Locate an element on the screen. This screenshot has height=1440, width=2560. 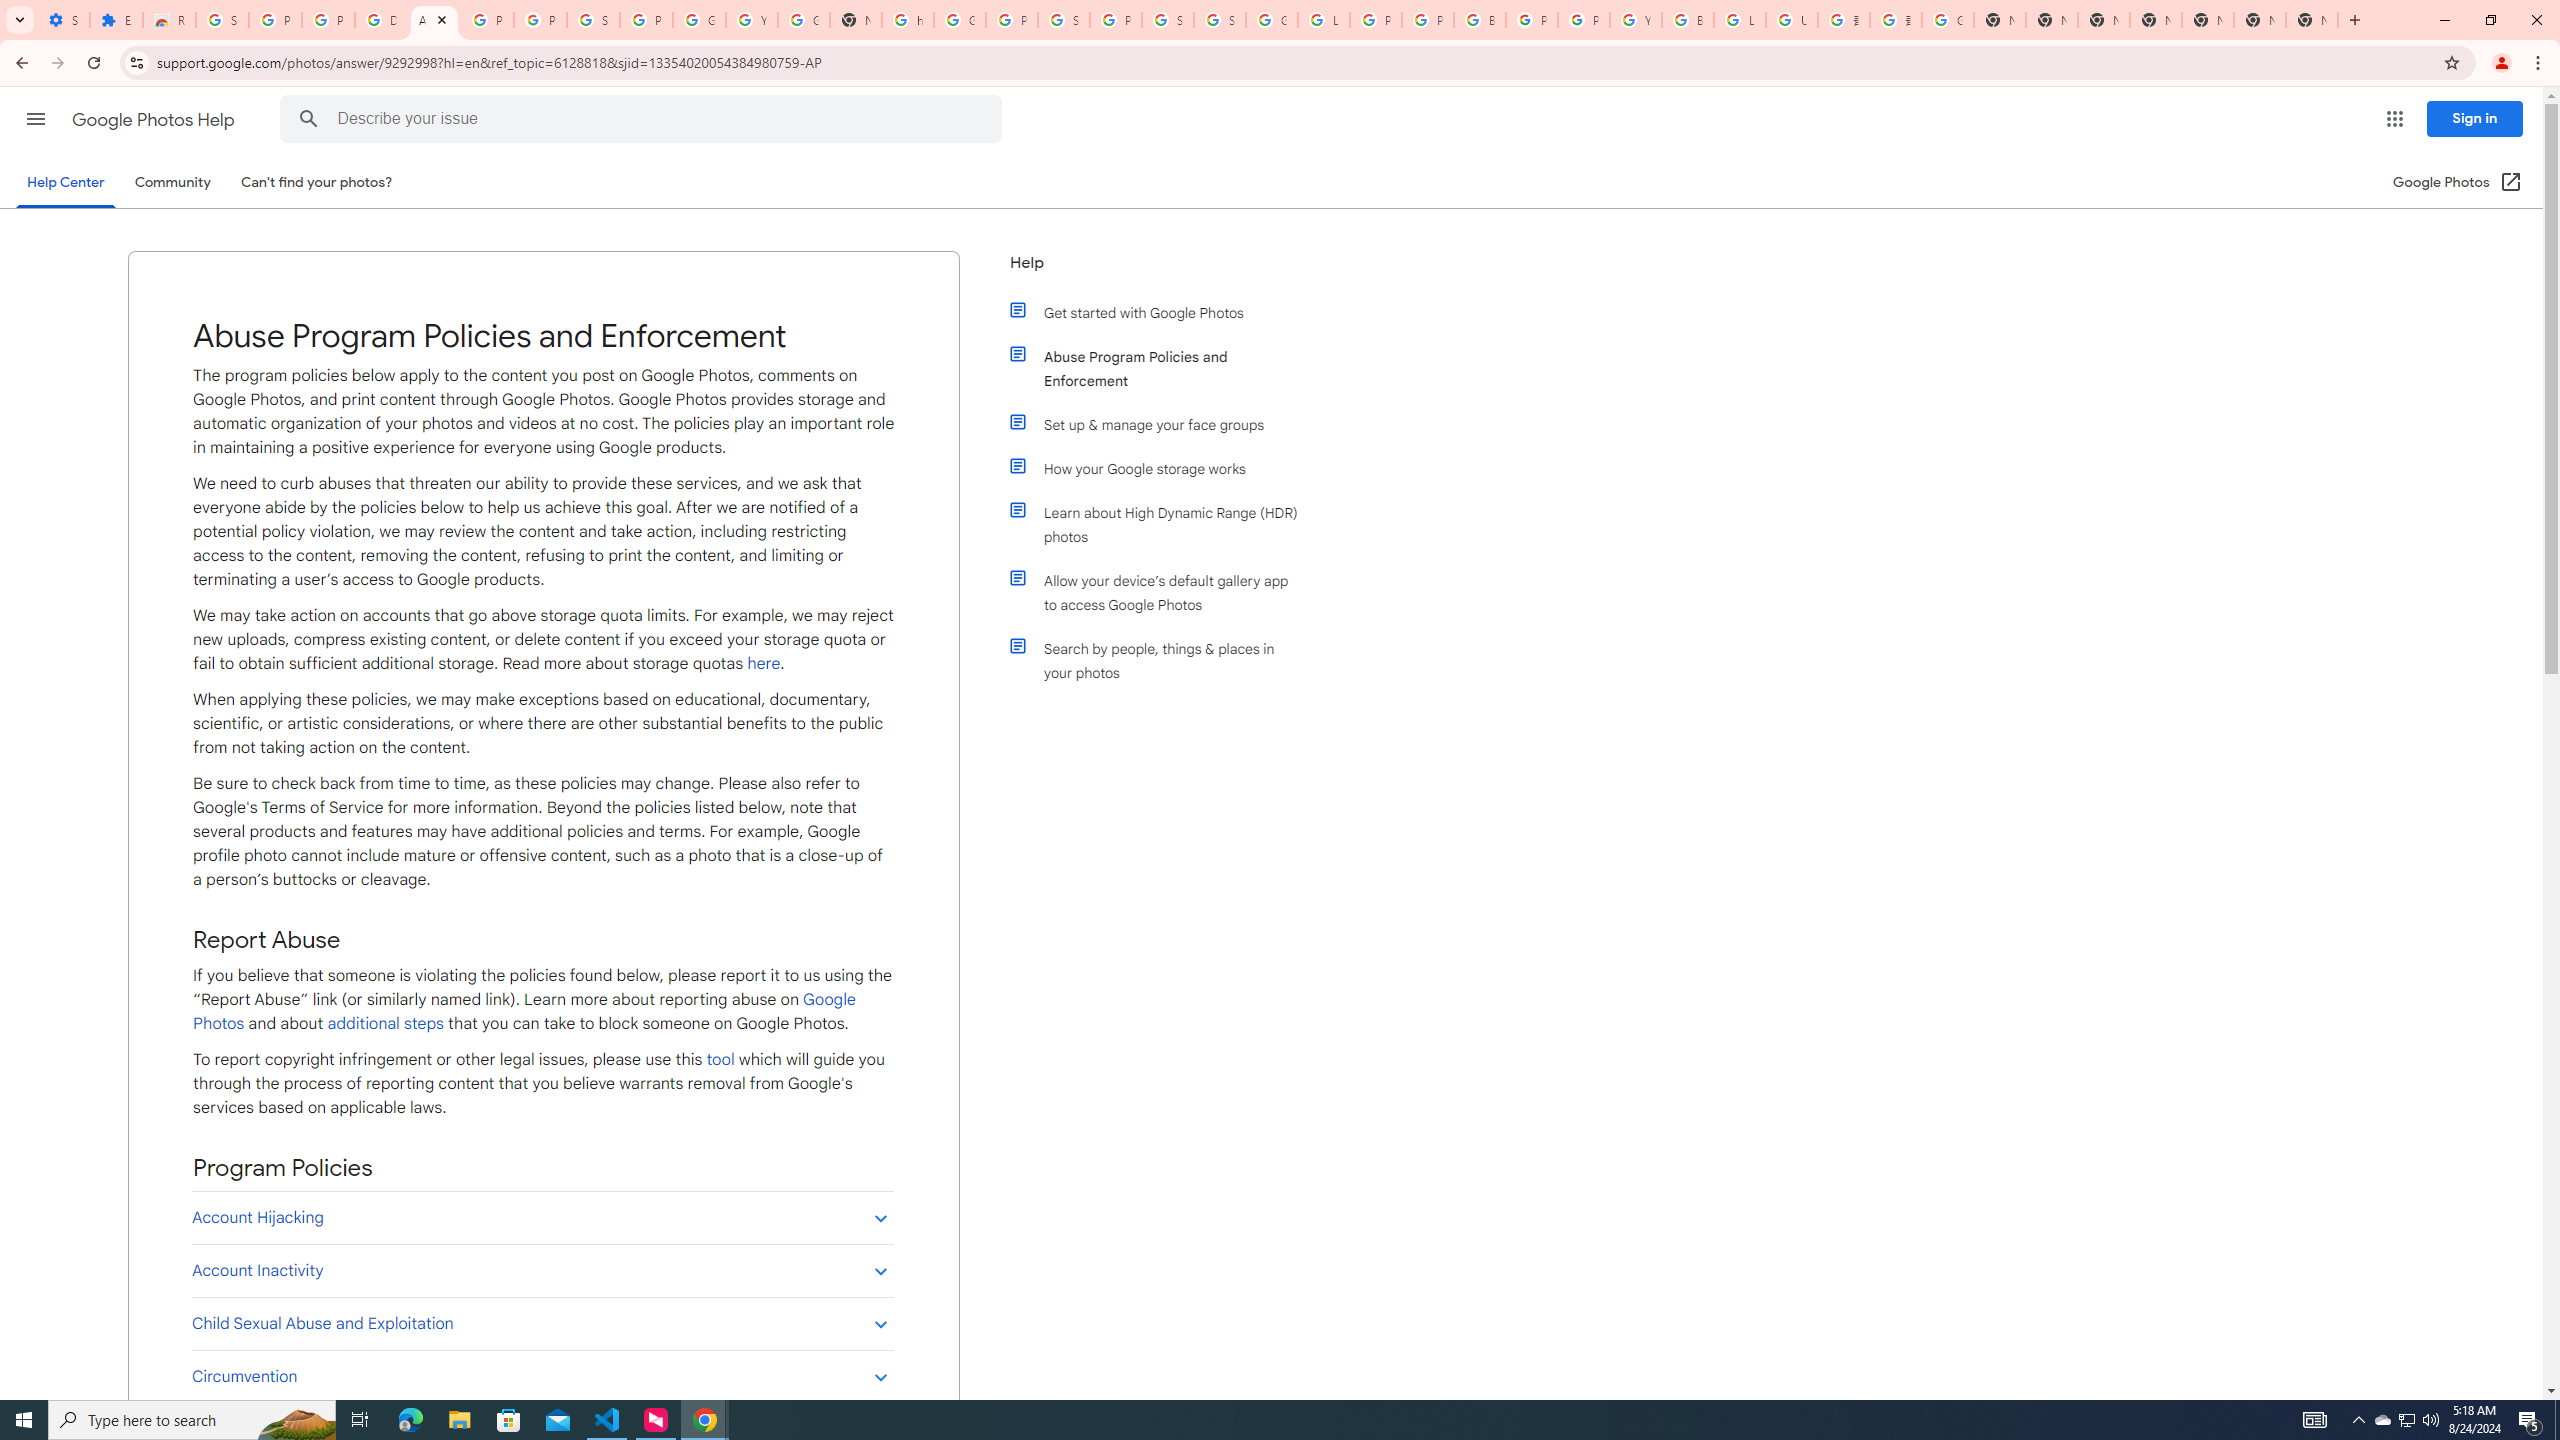
'Google Account' is located at coordinates (697, 19).